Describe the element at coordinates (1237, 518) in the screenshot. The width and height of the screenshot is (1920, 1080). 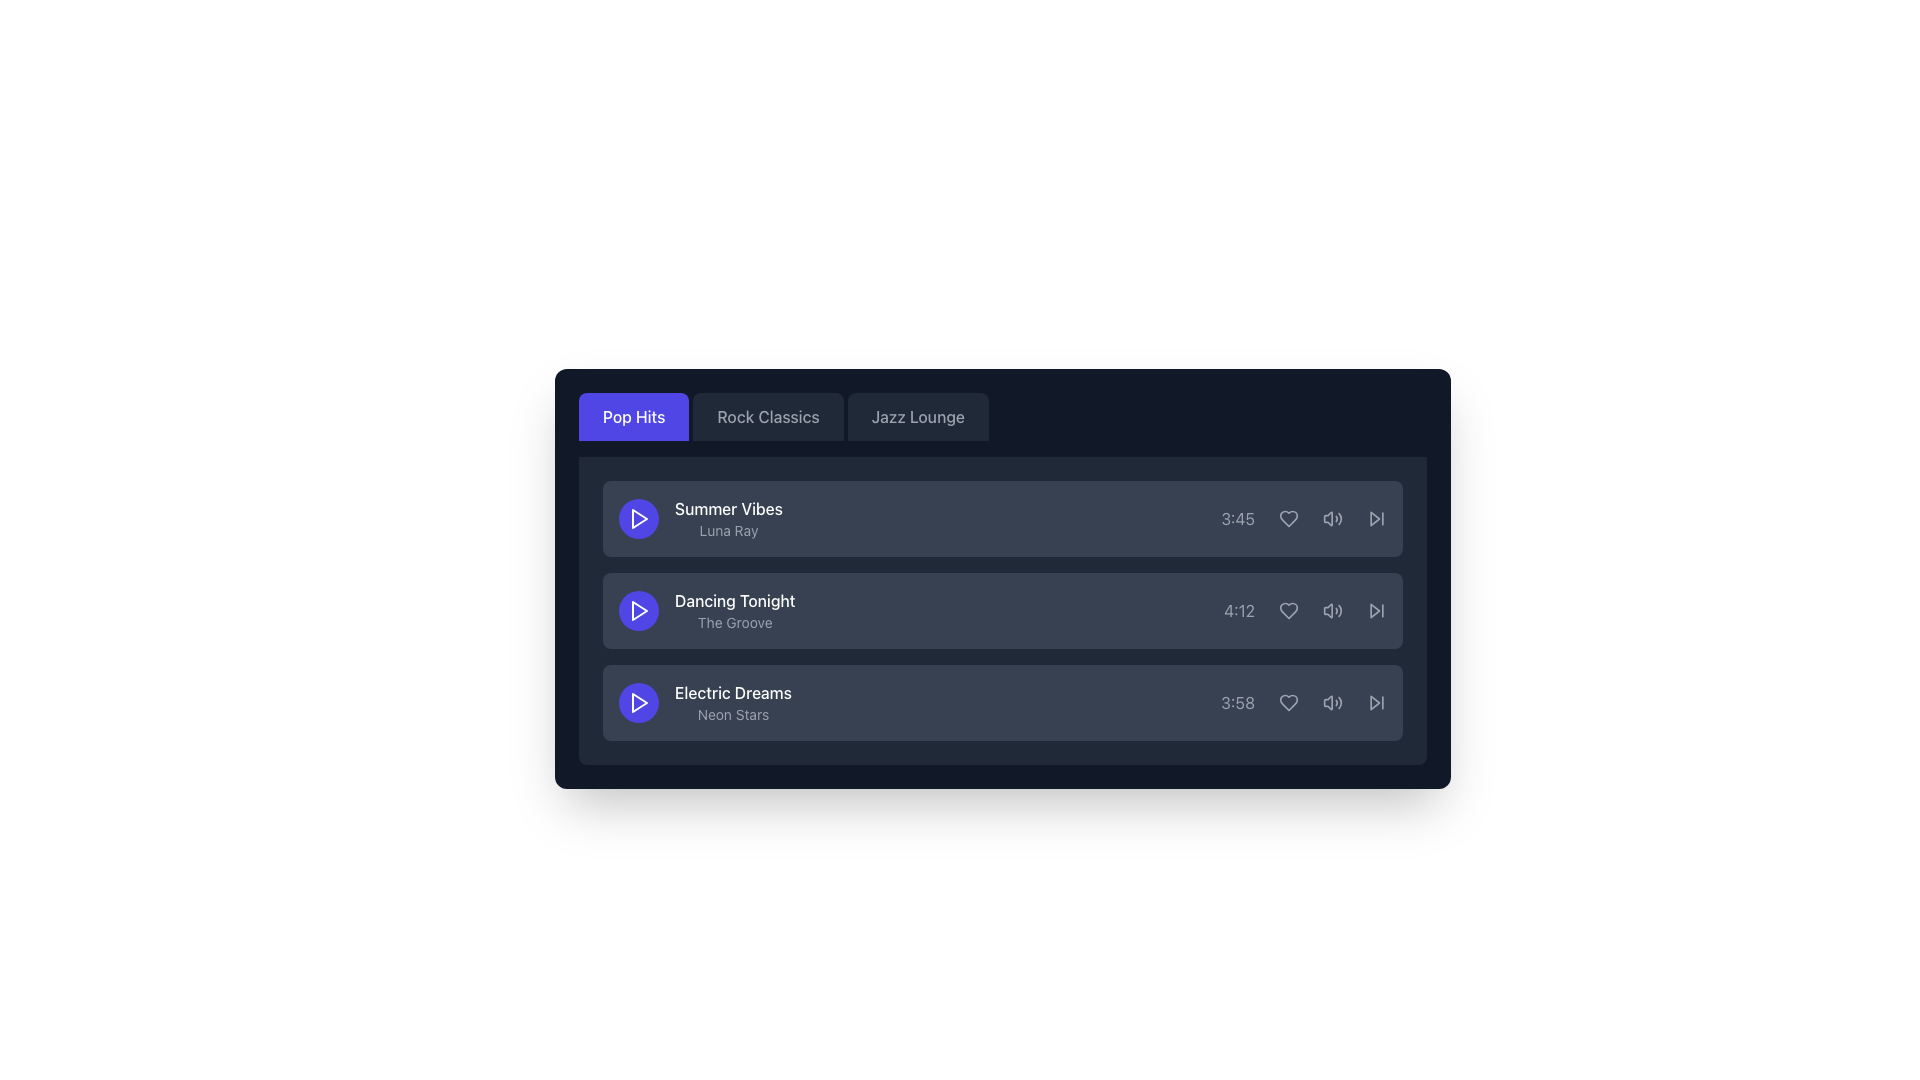
I see `the informational label that indicates the total duration of the first listed item, located to the right of the title 'Summer Vibes - Luna Ray'` at that location.